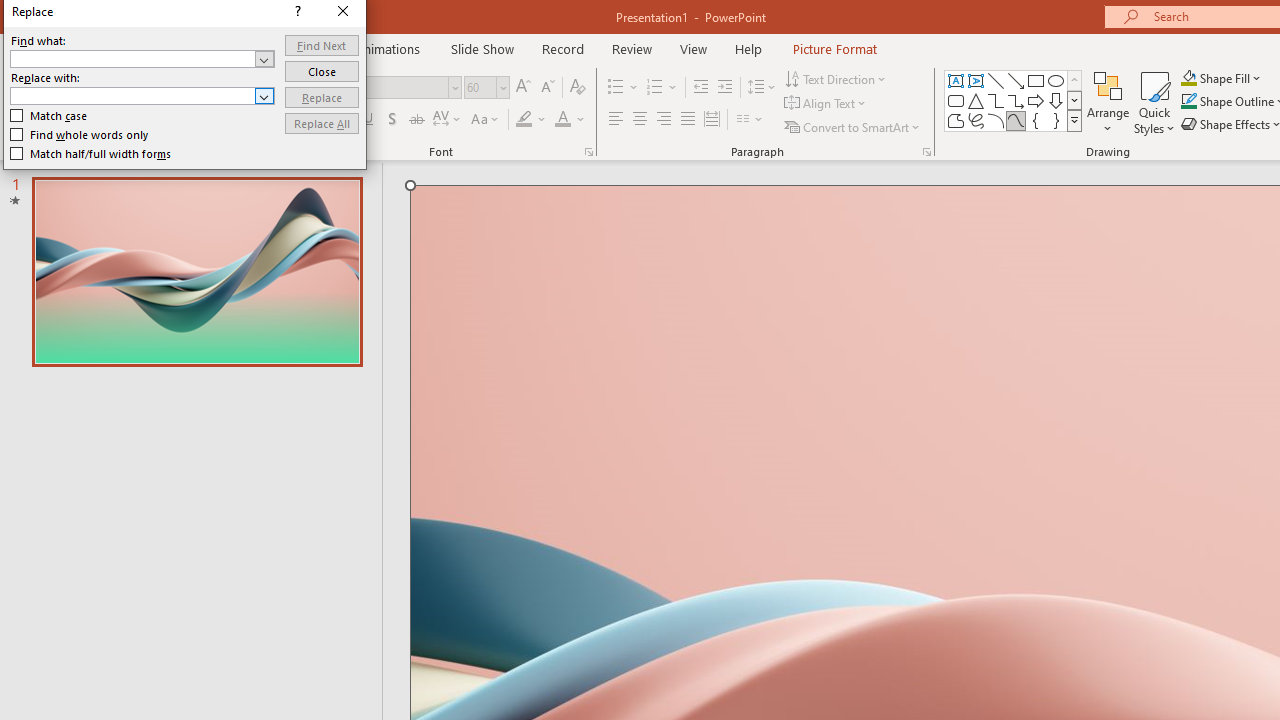 The image size is (1280, 720). What do you see at coordinates (321, 45) in the screenshot?
I see `'Find Next'` at bounding box center [321, 45].